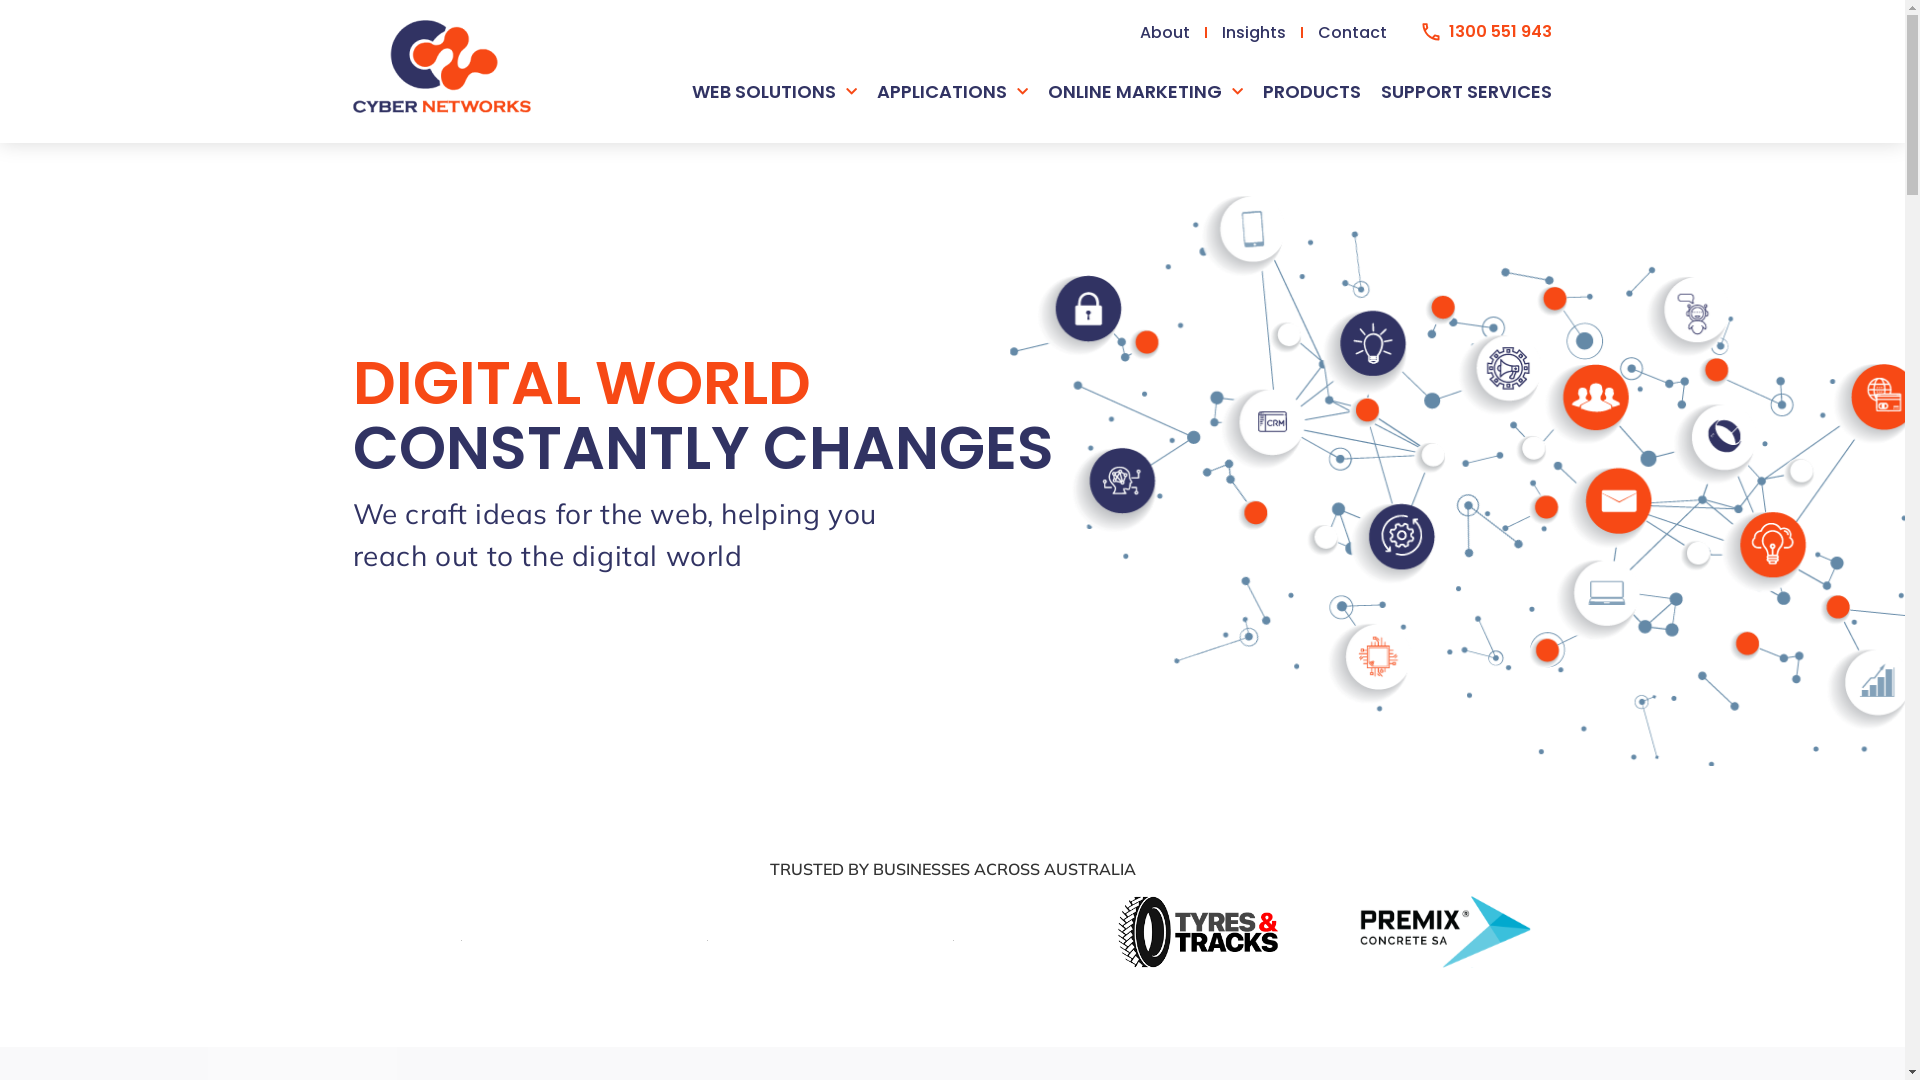 The height and width of the screenshot is (1080, 1920). Describe the element at coordinates (773, 92) in the screenshot. I see `'WEB SOLUTIONS'` at that location.